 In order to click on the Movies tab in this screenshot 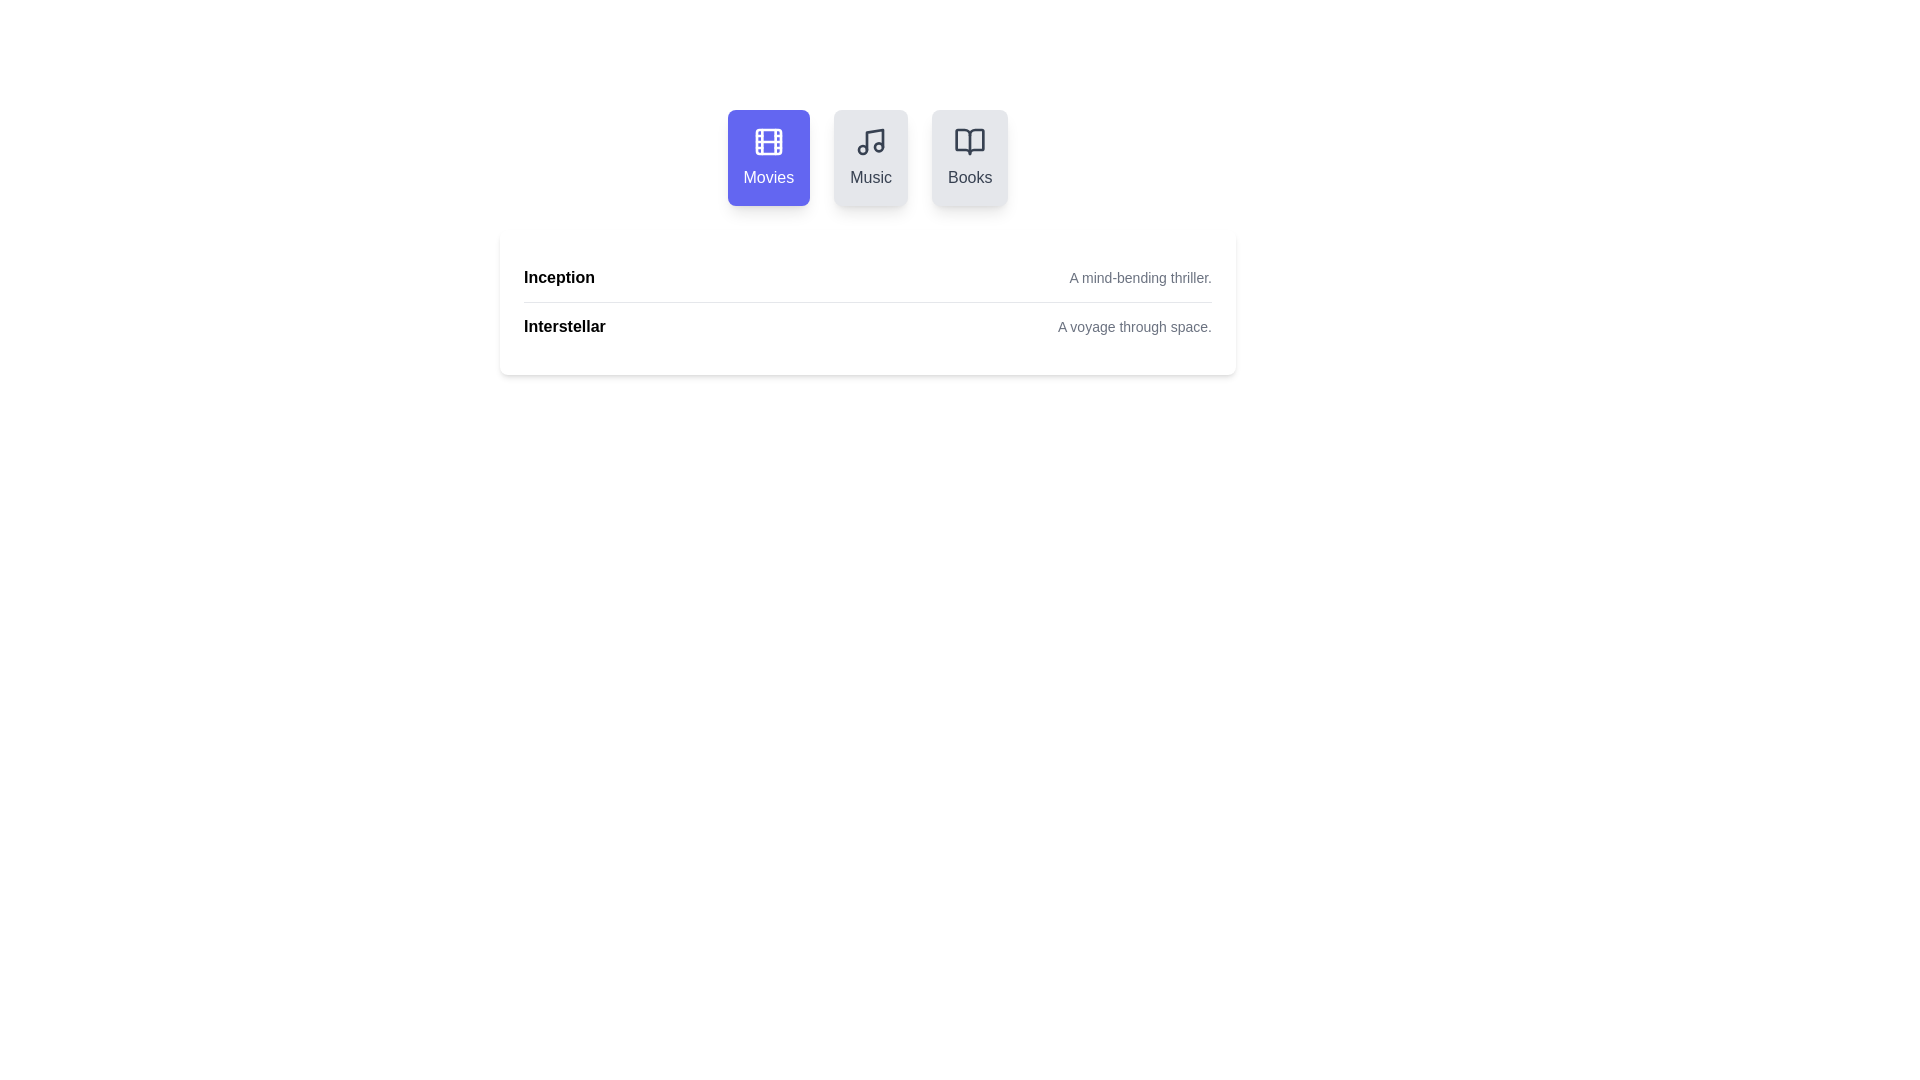, I will do `click(767, 157)`.